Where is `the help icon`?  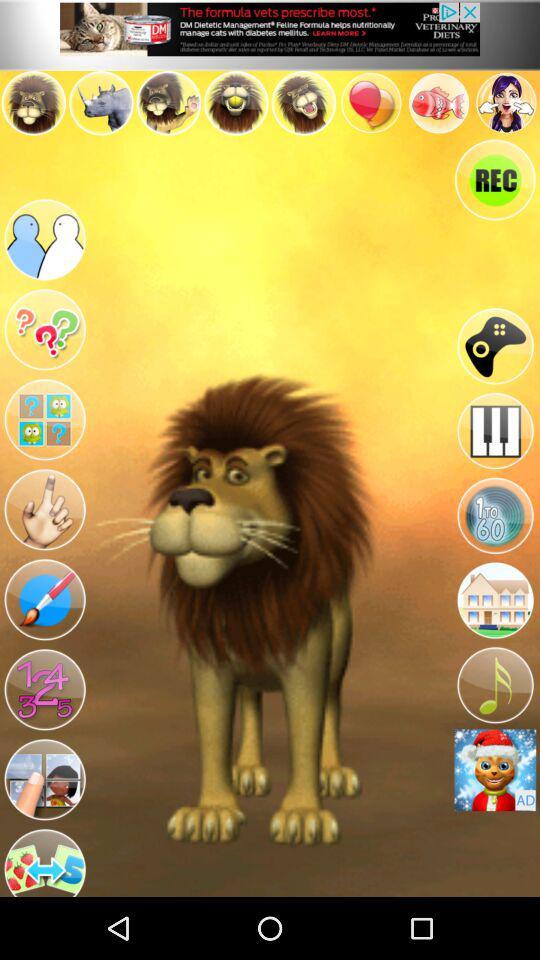 the help icon is located at coordinates (44, 353).